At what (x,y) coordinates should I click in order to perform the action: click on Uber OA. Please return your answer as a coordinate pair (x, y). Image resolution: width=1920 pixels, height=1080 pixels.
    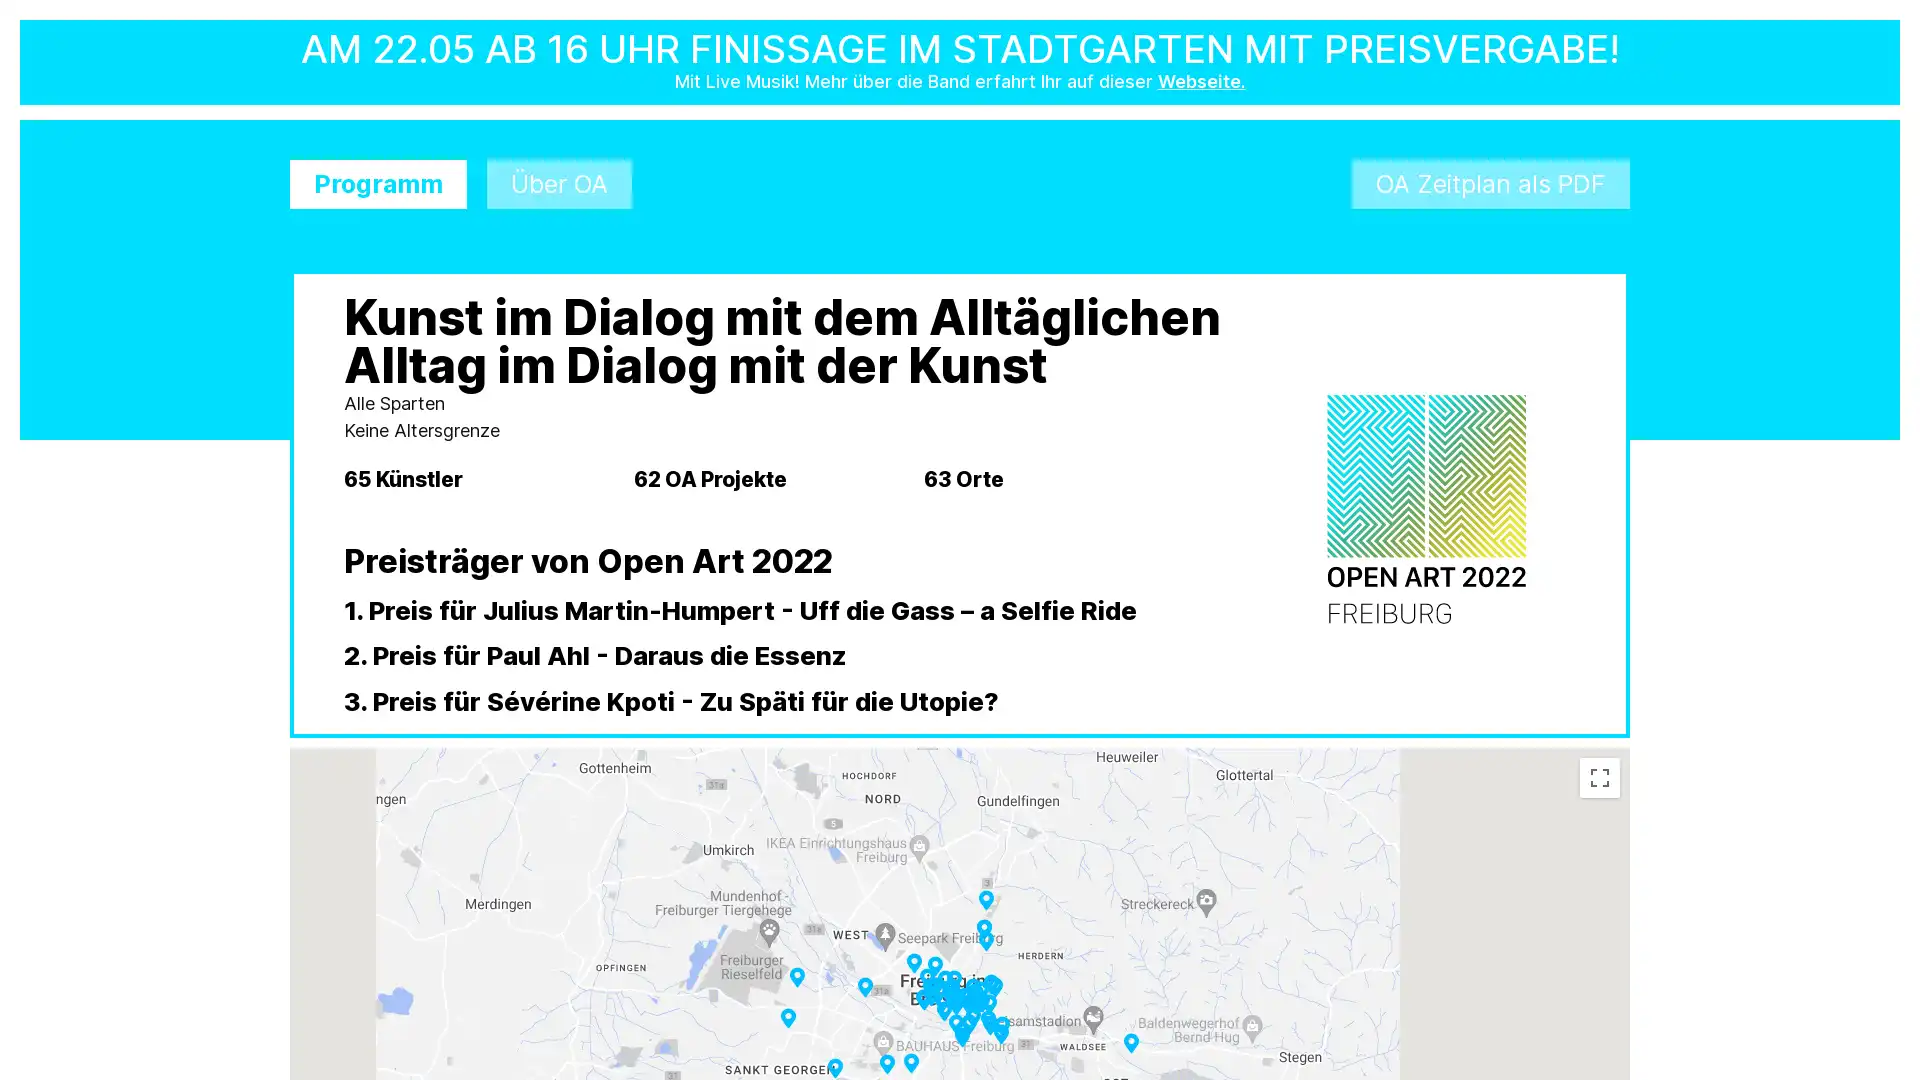
    Looking at the image, I should click on (559, 184).